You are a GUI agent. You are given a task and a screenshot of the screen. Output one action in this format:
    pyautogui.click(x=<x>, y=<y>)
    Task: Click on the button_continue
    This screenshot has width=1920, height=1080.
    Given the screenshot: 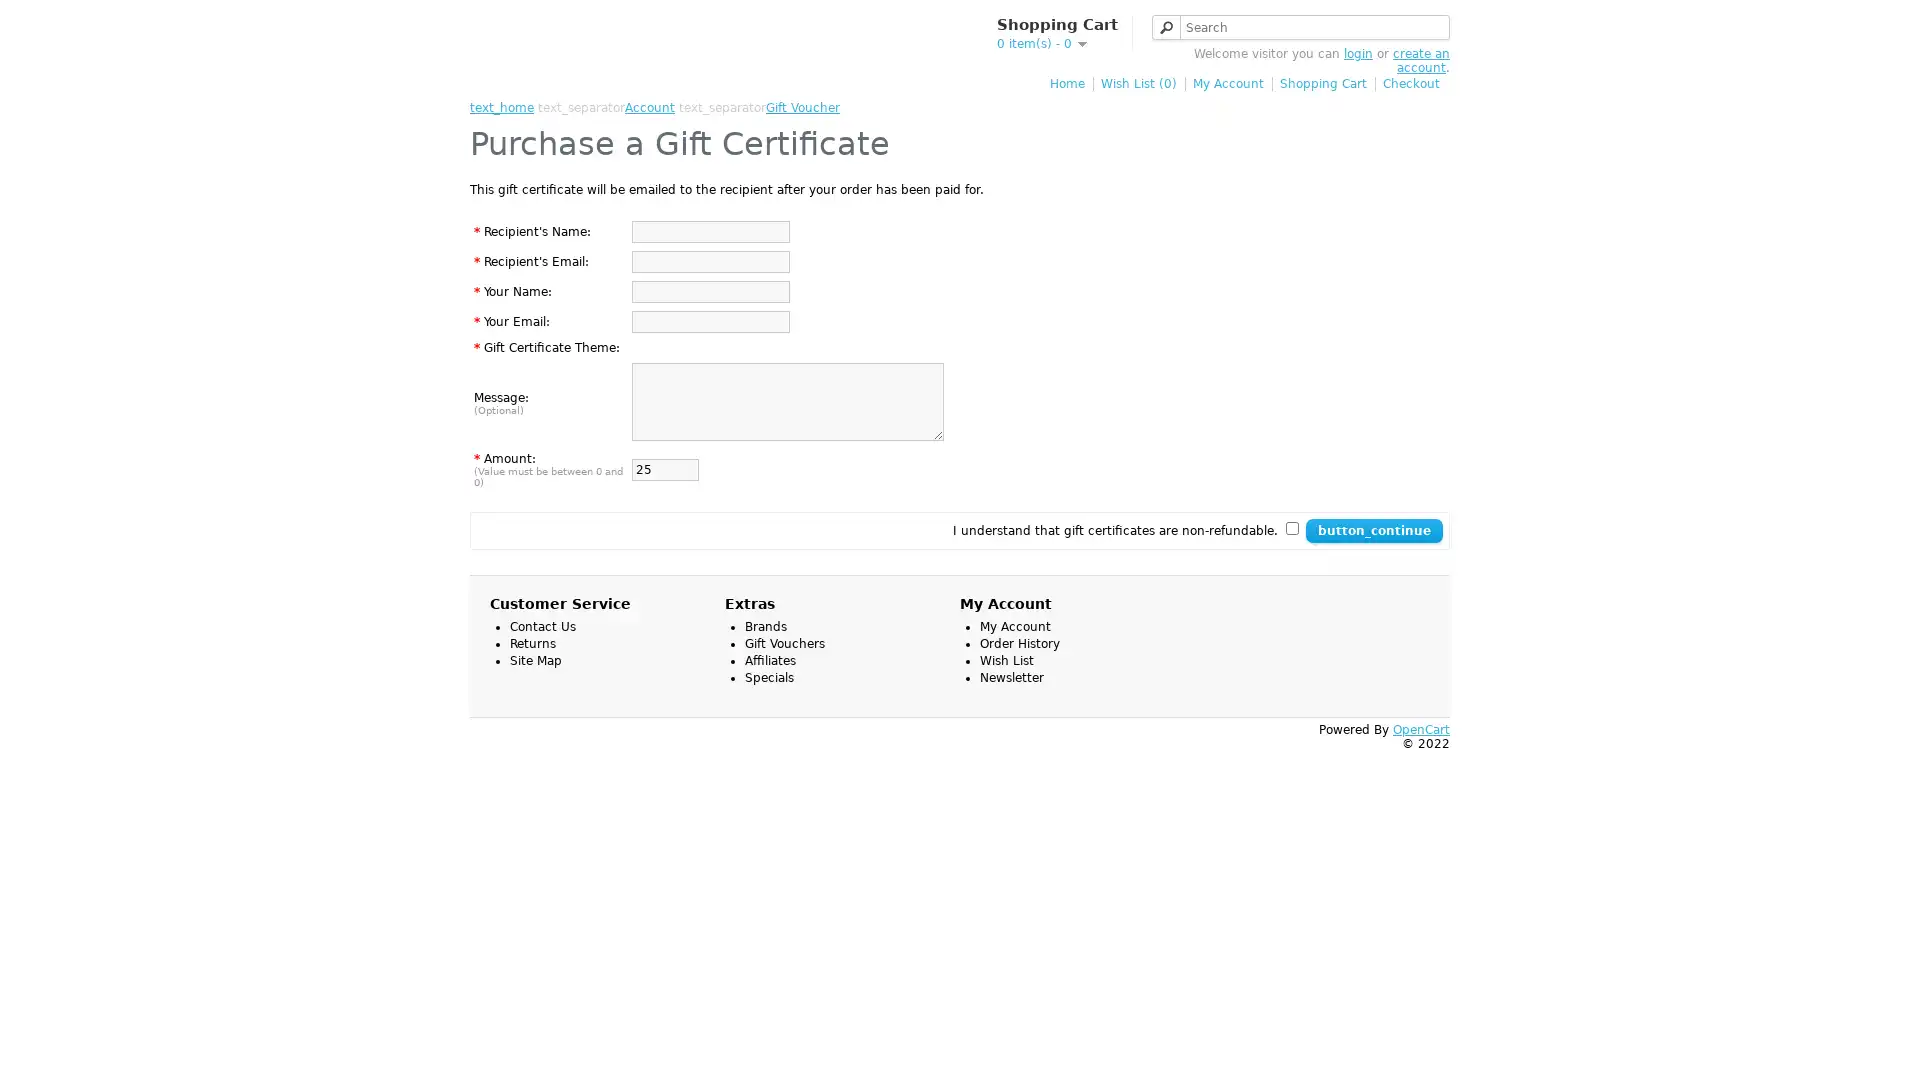 What is the action you would take?
    pyautogui.click(x=1373, y=530)
    